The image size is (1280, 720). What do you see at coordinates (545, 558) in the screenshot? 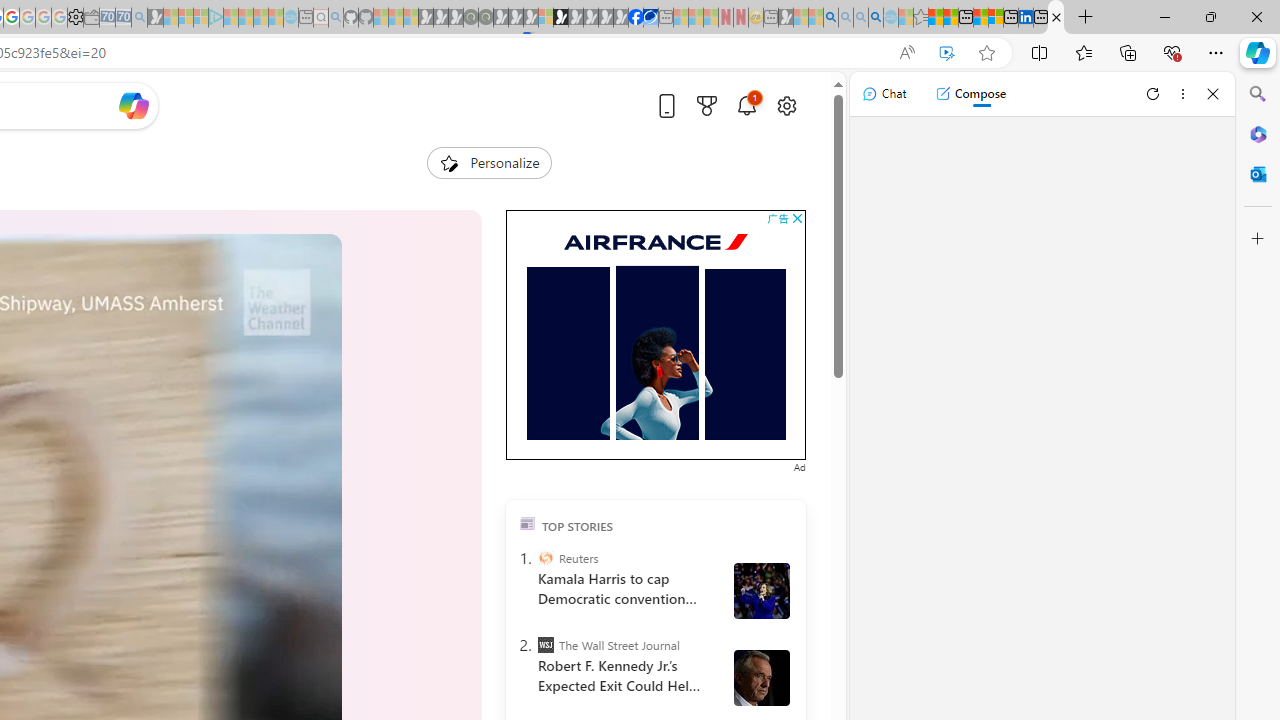
I see `'Reuters'` at bounding box center [545, 558].